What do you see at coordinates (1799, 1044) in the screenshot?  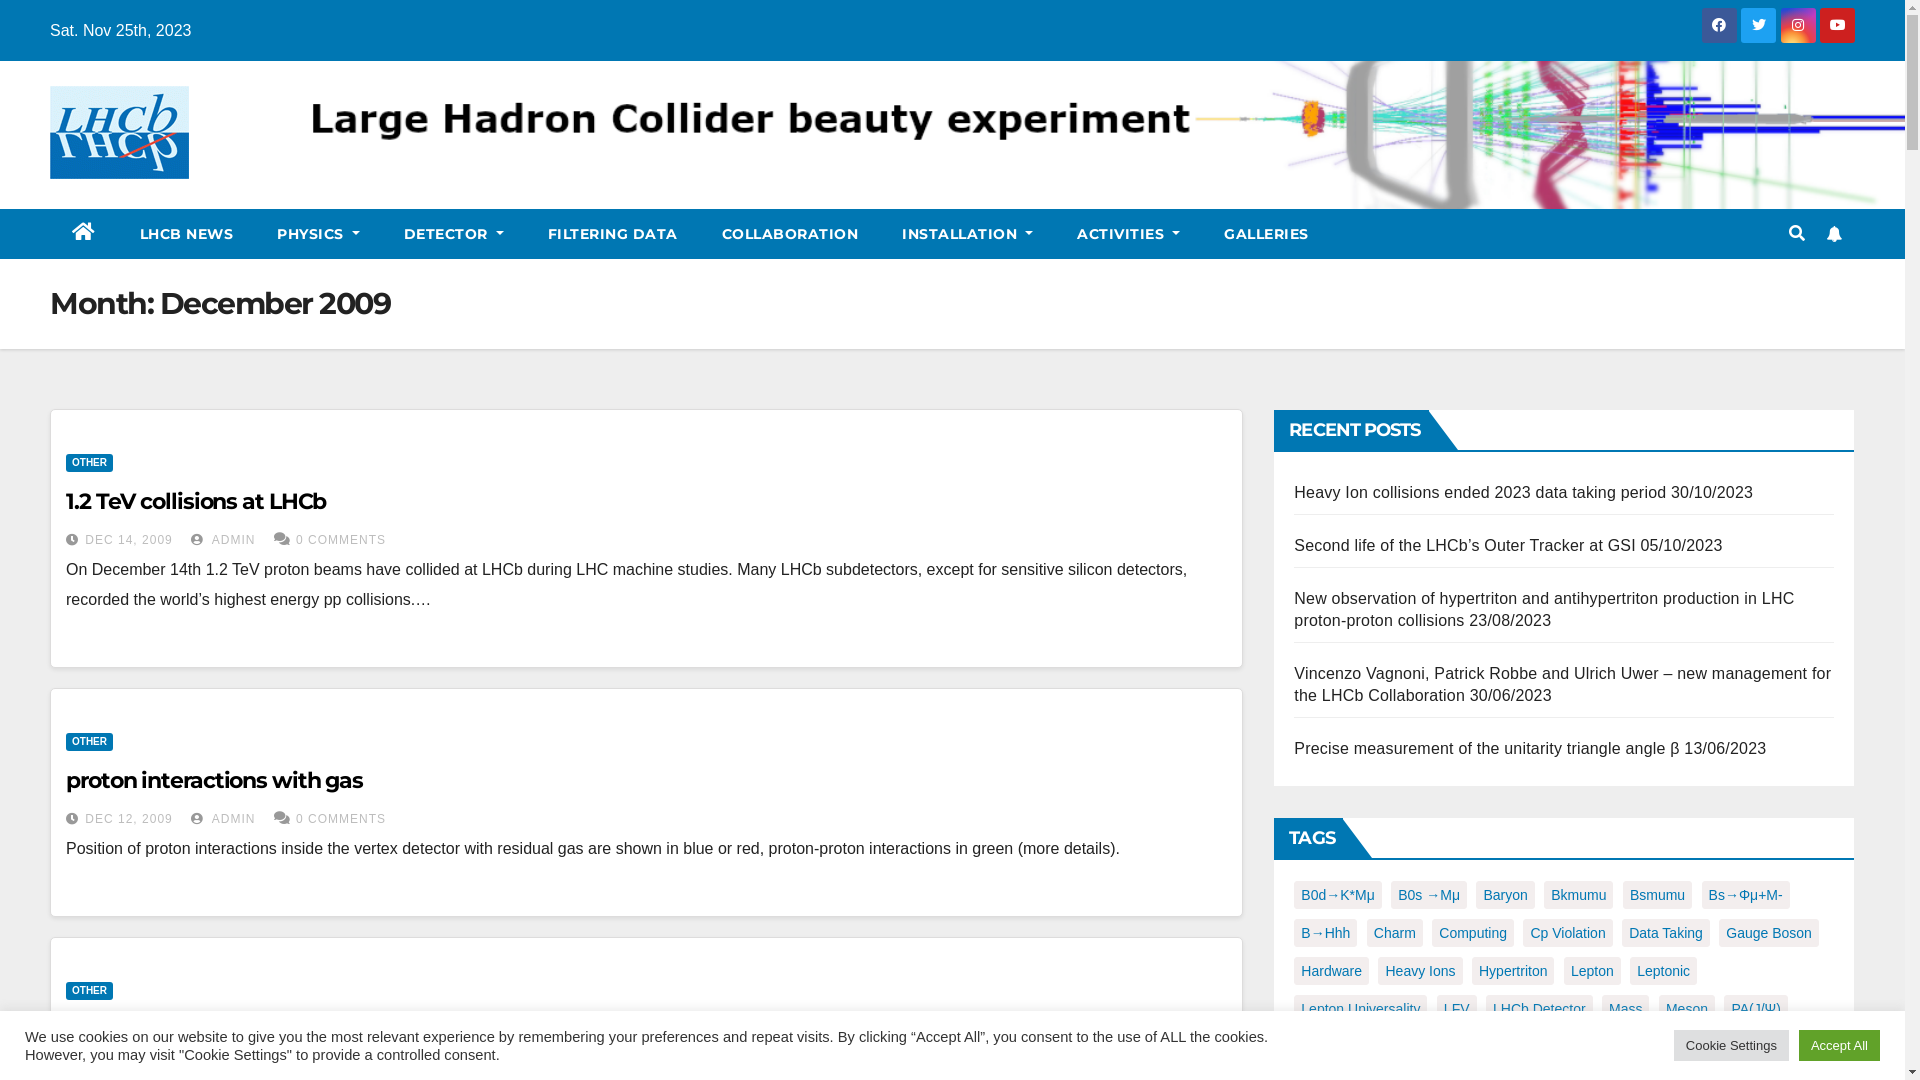 I see `'Accept All'` at bounding box center [1799, 1044].